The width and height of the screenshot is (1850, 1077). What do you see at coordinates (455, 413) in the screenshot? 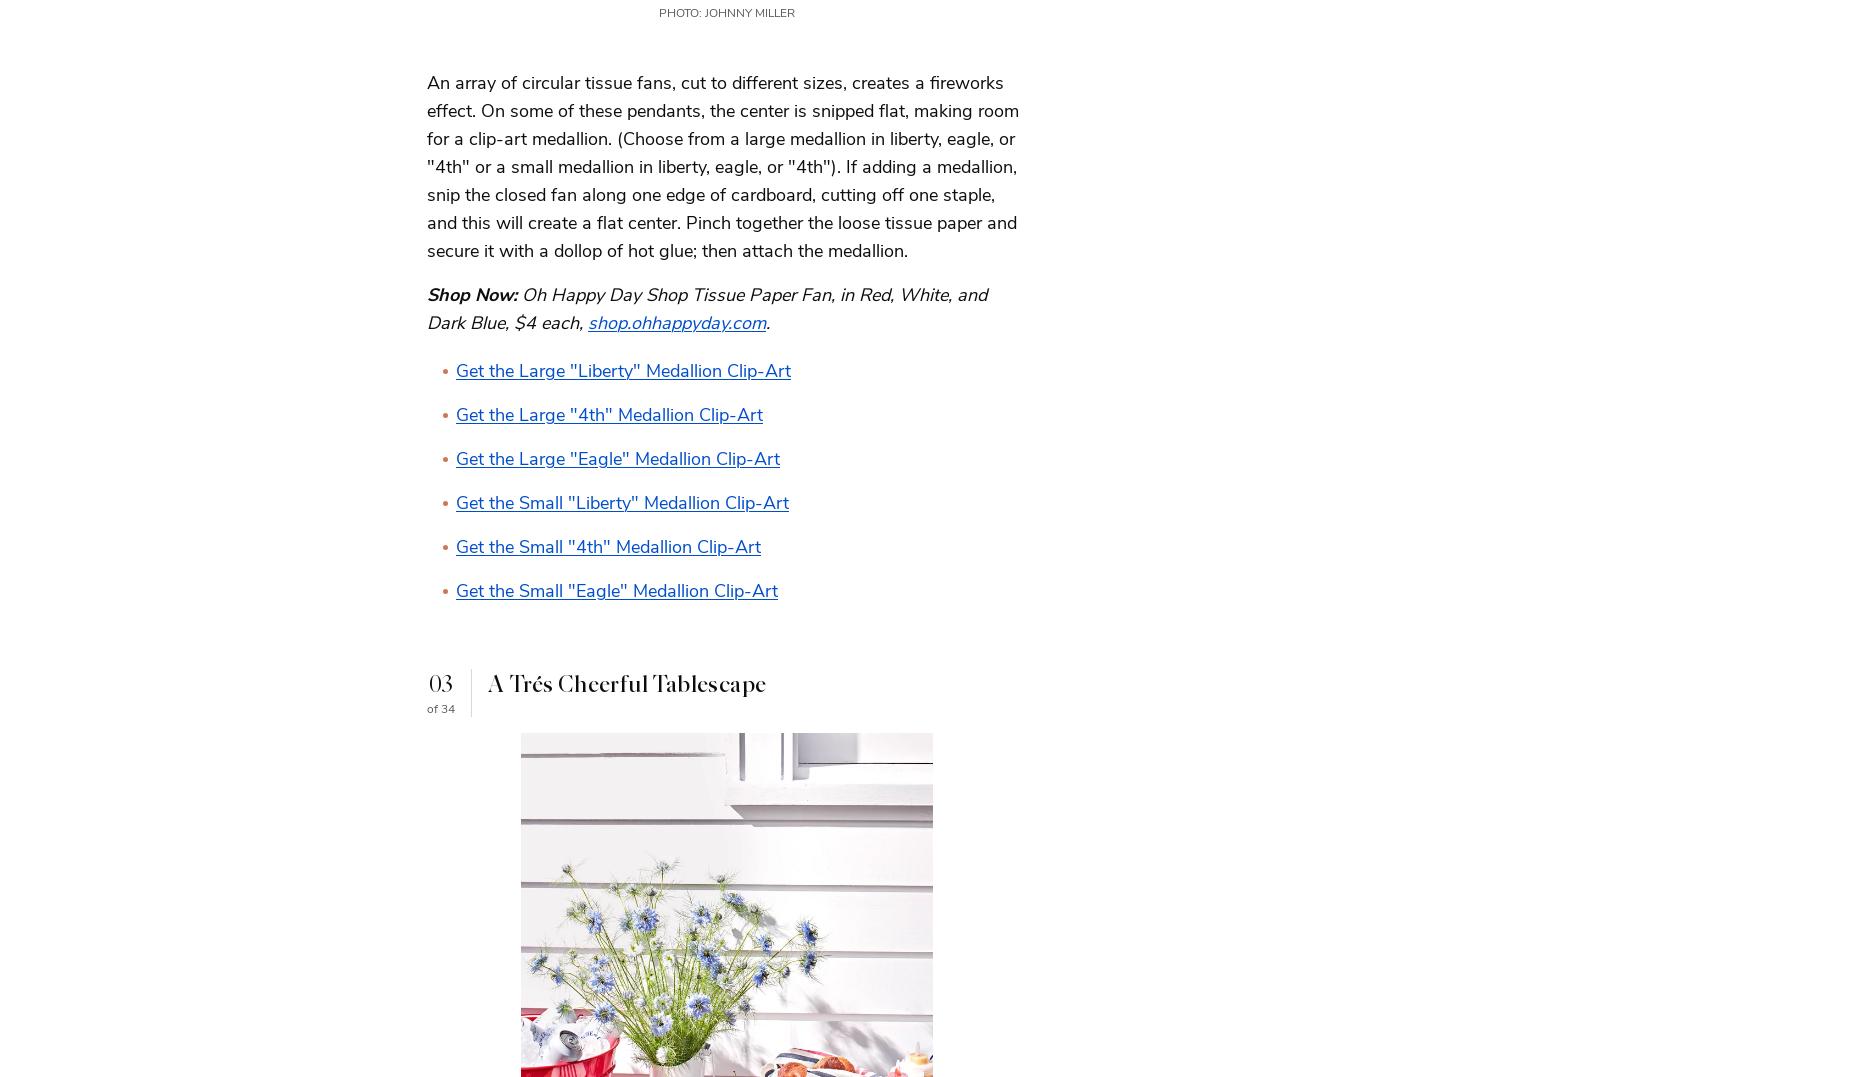
I see `'Get the Large "4th" Medallion Clip-Art'` at bounding box center [455, 413].